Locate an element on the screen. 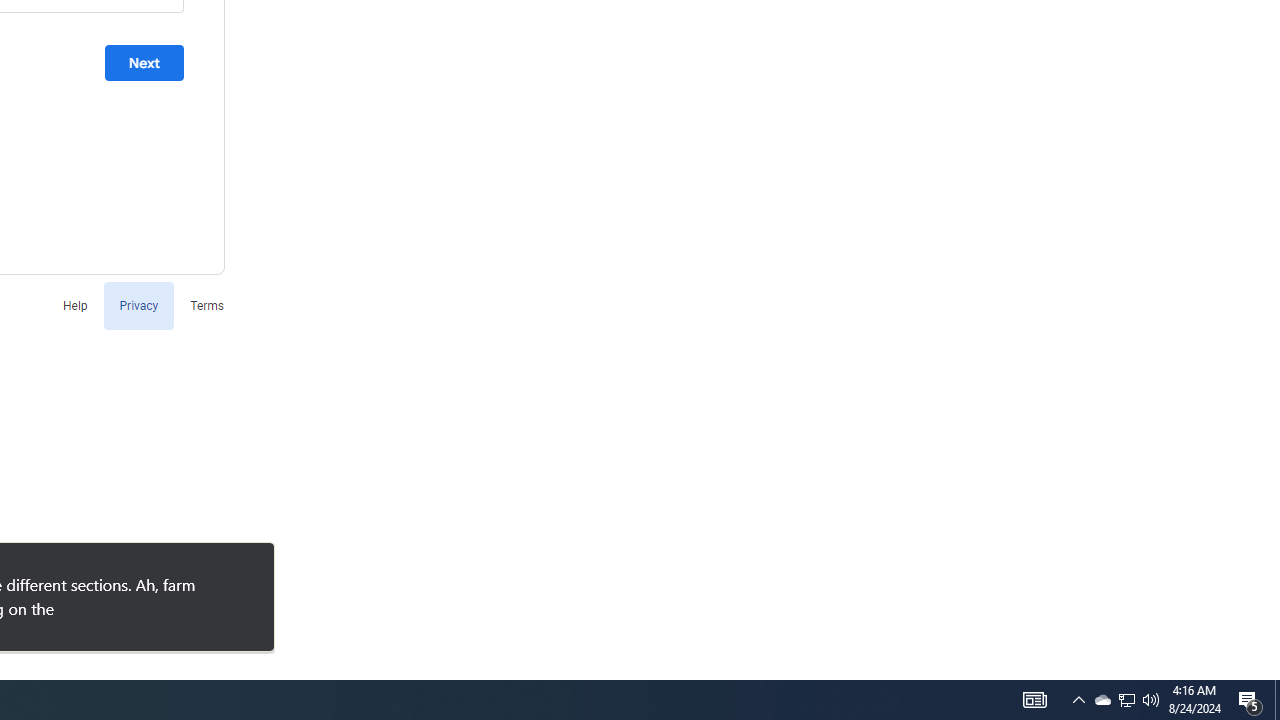 Image resolution: width=1280 pixels, height=720 pixels. 'Privacy' is located at coordinates (137, 305).